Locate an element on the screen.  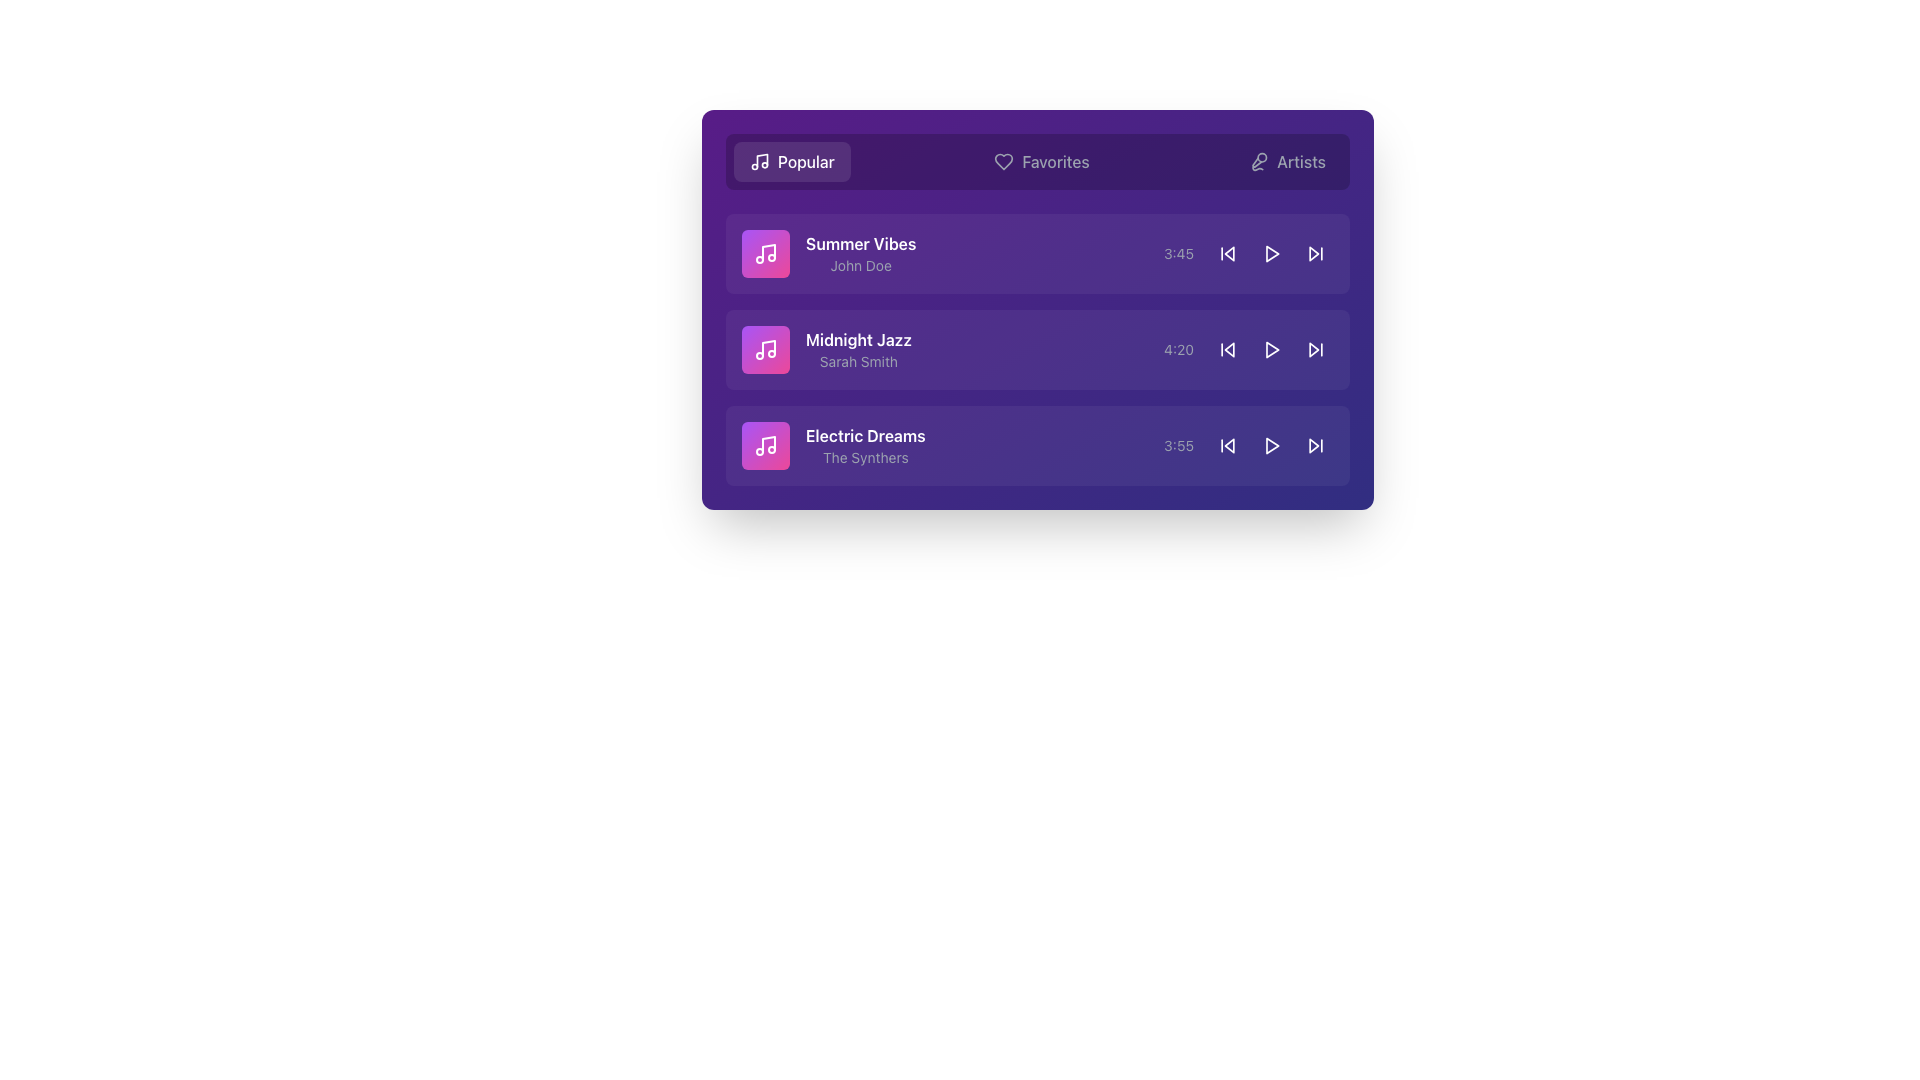
the text label indicating the author or artist name below 'Midnight Jazz', which is the second text in the middle portion of the interface is located at coordinates (859, 362).